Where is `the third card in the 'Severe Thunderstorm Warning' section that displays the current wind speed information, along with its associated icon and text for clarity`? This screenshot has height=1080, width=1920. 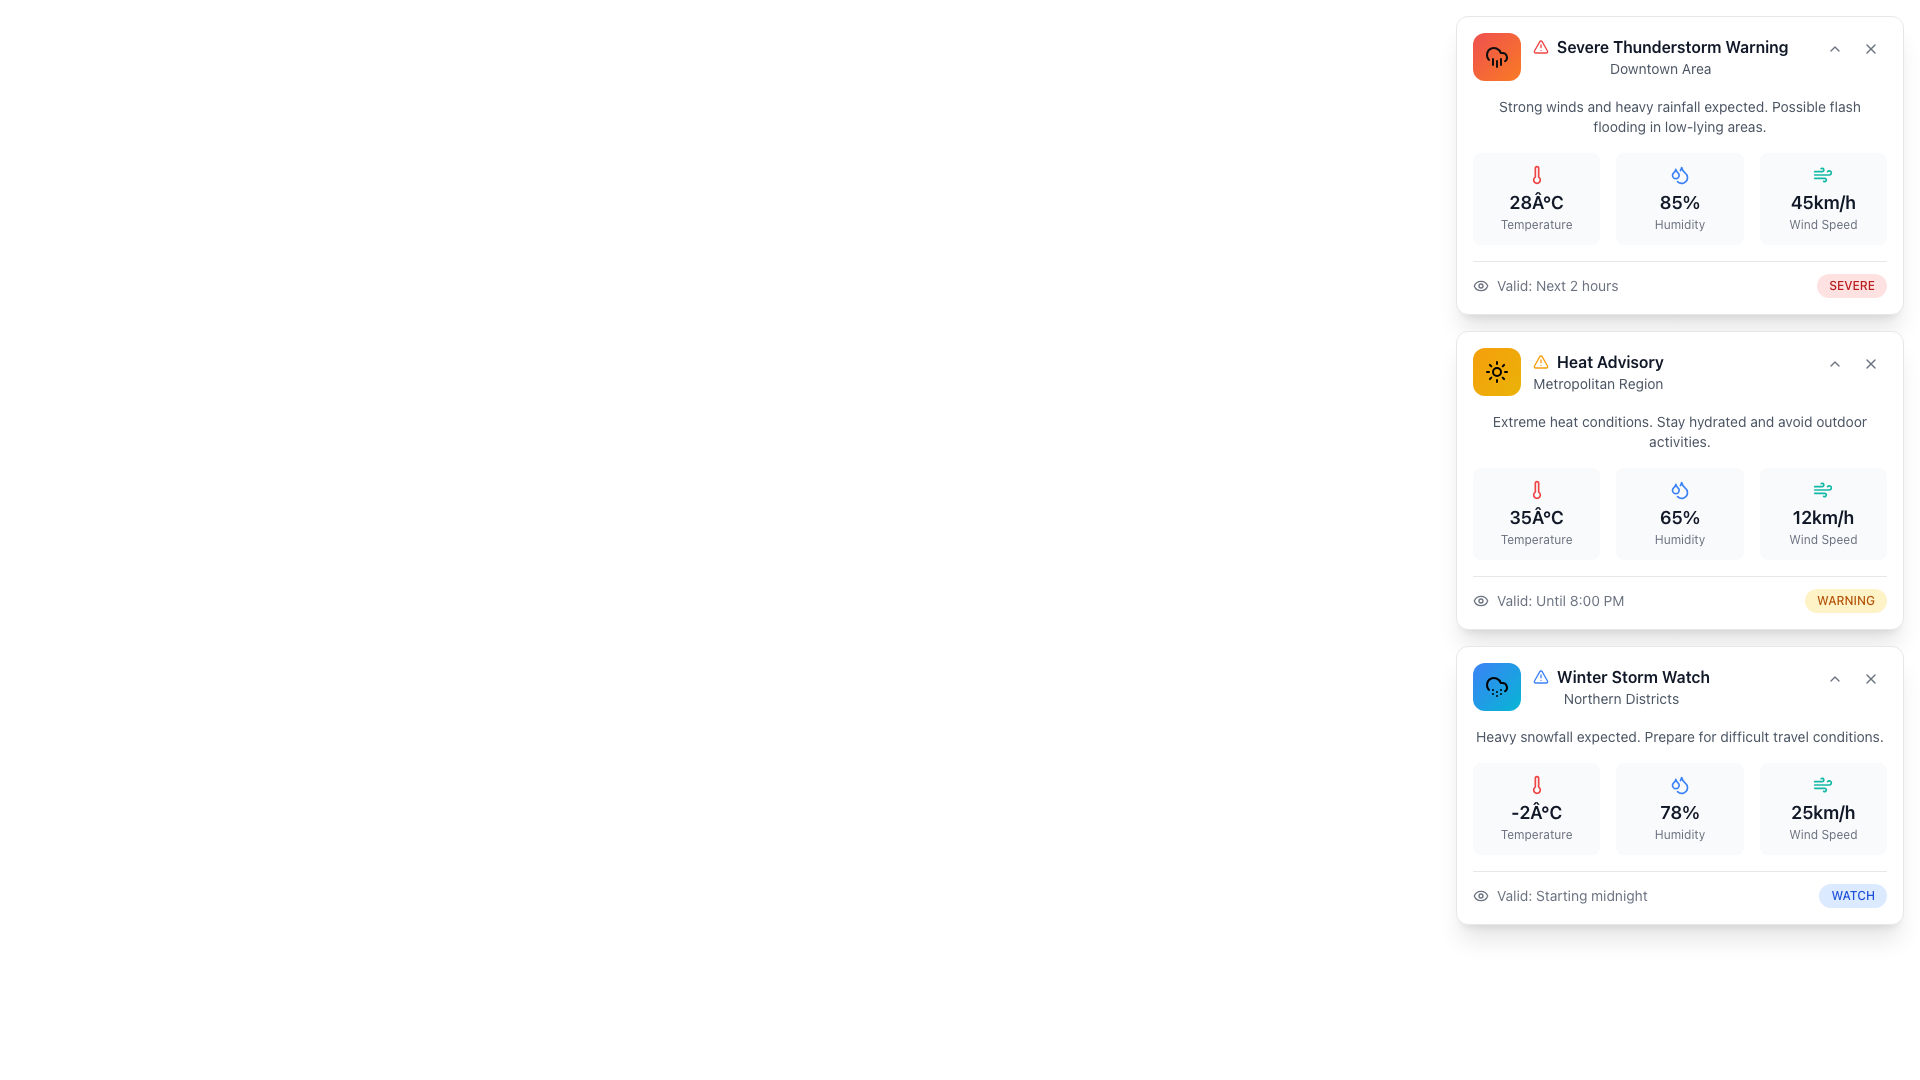 the third card in the 'Severe Thunderstorm Warning' section that displays the current wind speed information, along with its associated icon and text for clarity is located at coordinates (1823, 199).